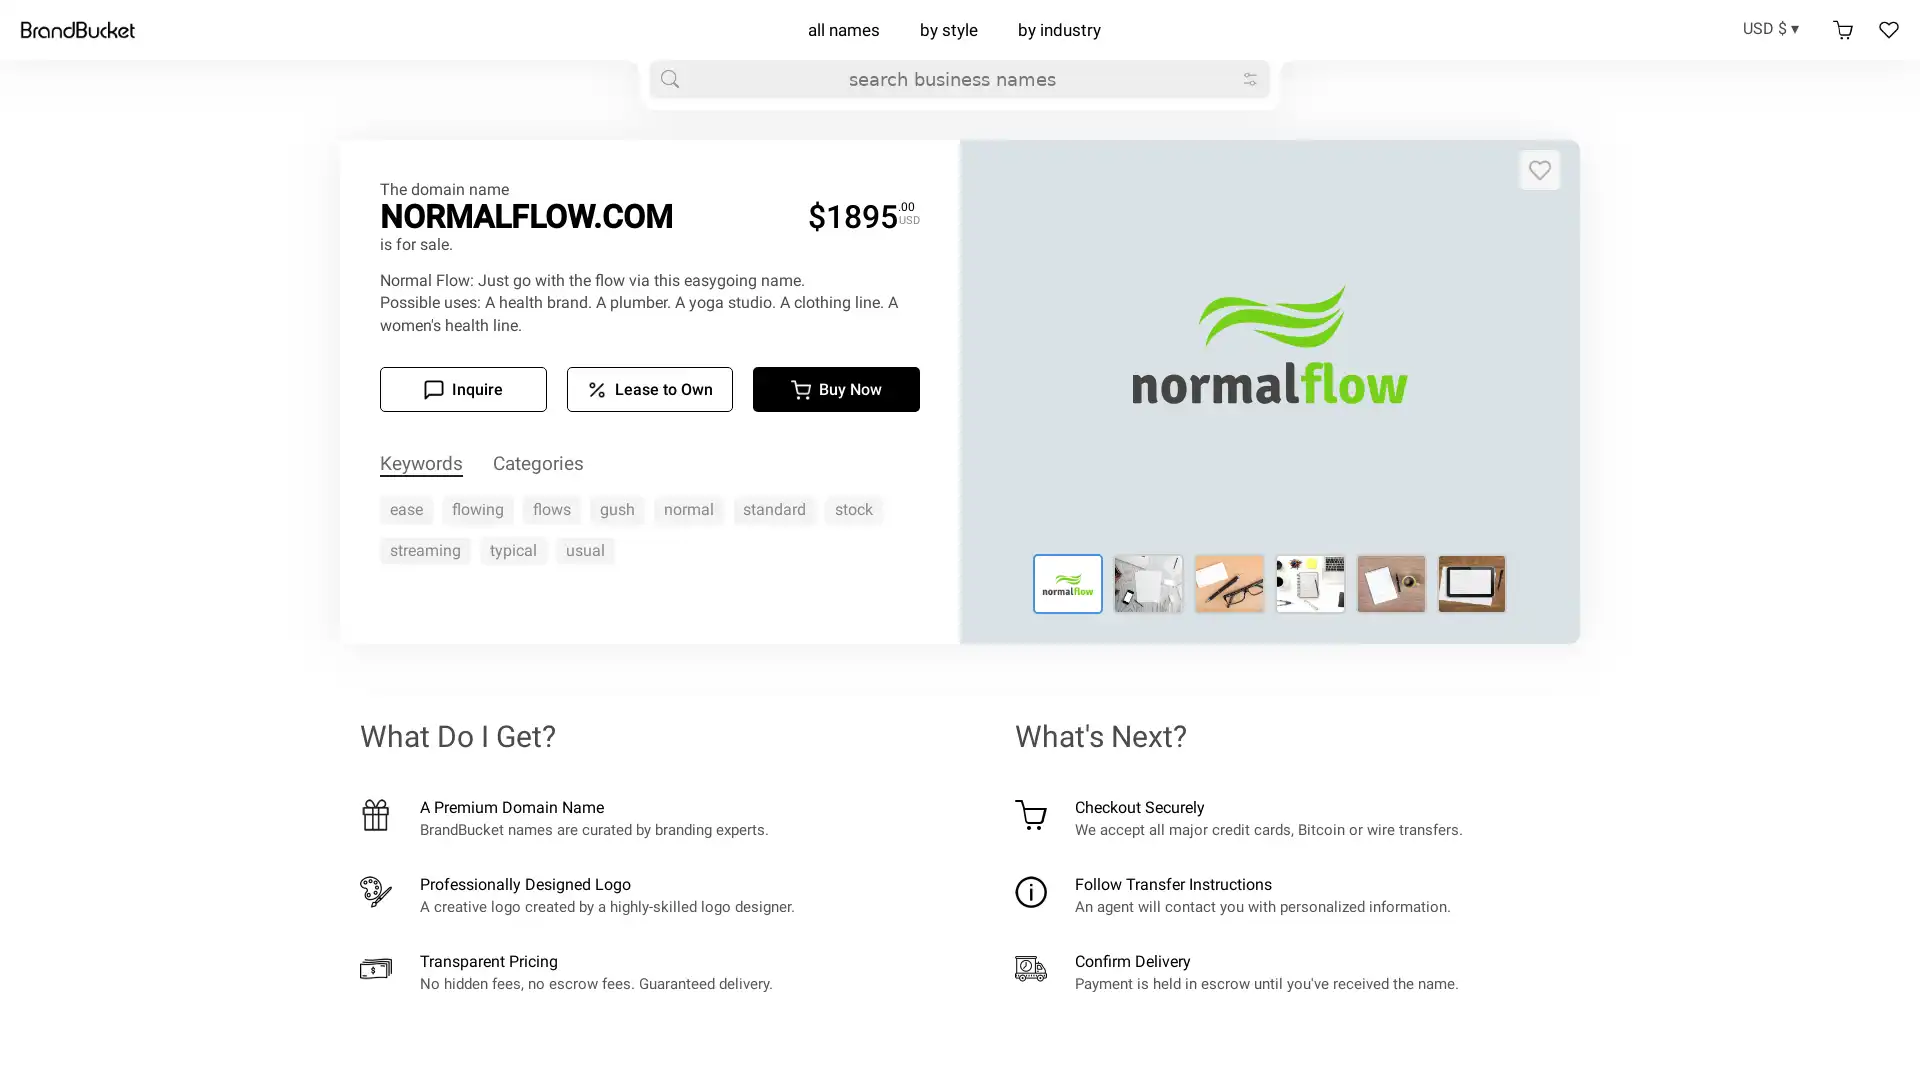 Image resolution: width=1920 pixels, height=1080 pixels. What do you see at coordinates (538, 464) in the screenshot?
I see `Categories` at bounding box center [538, 464].